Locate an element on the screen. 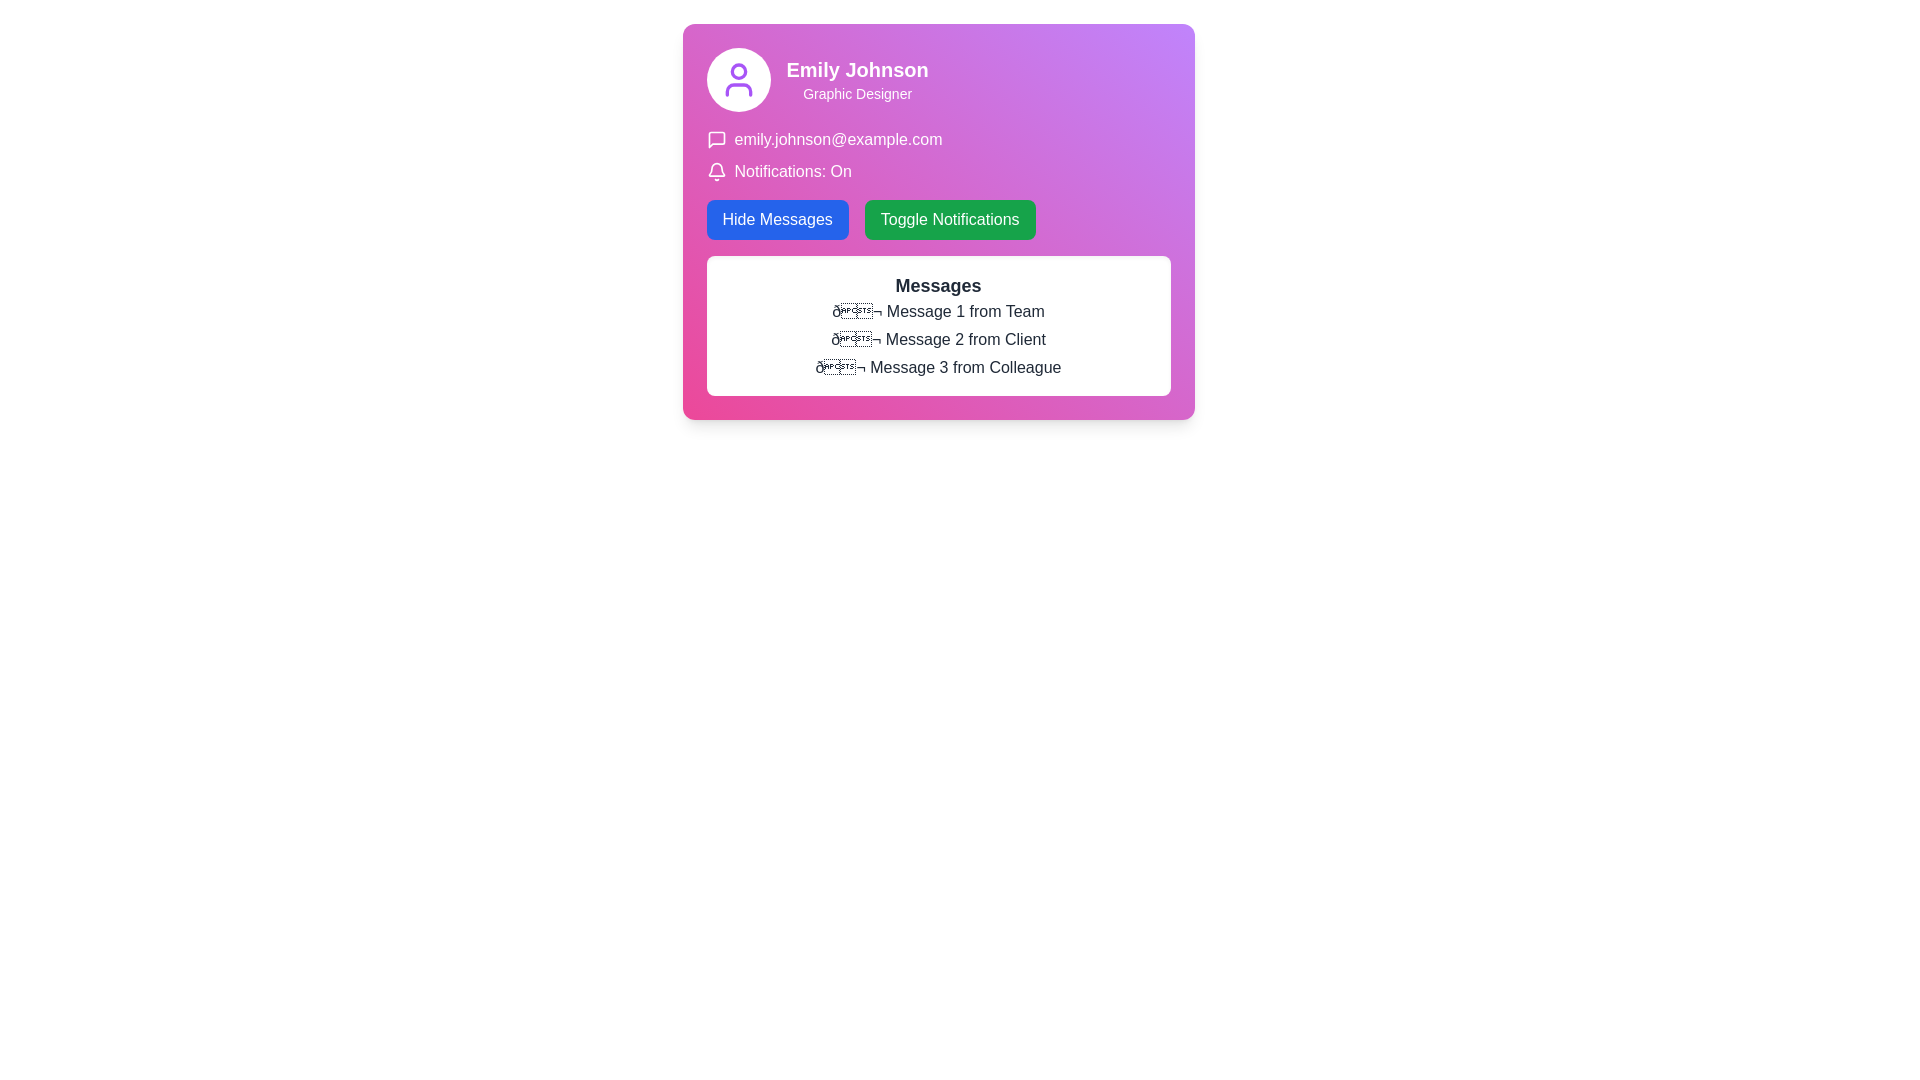  the third message display item from a colleague in the Messages section is located at coordinates (937, 367).